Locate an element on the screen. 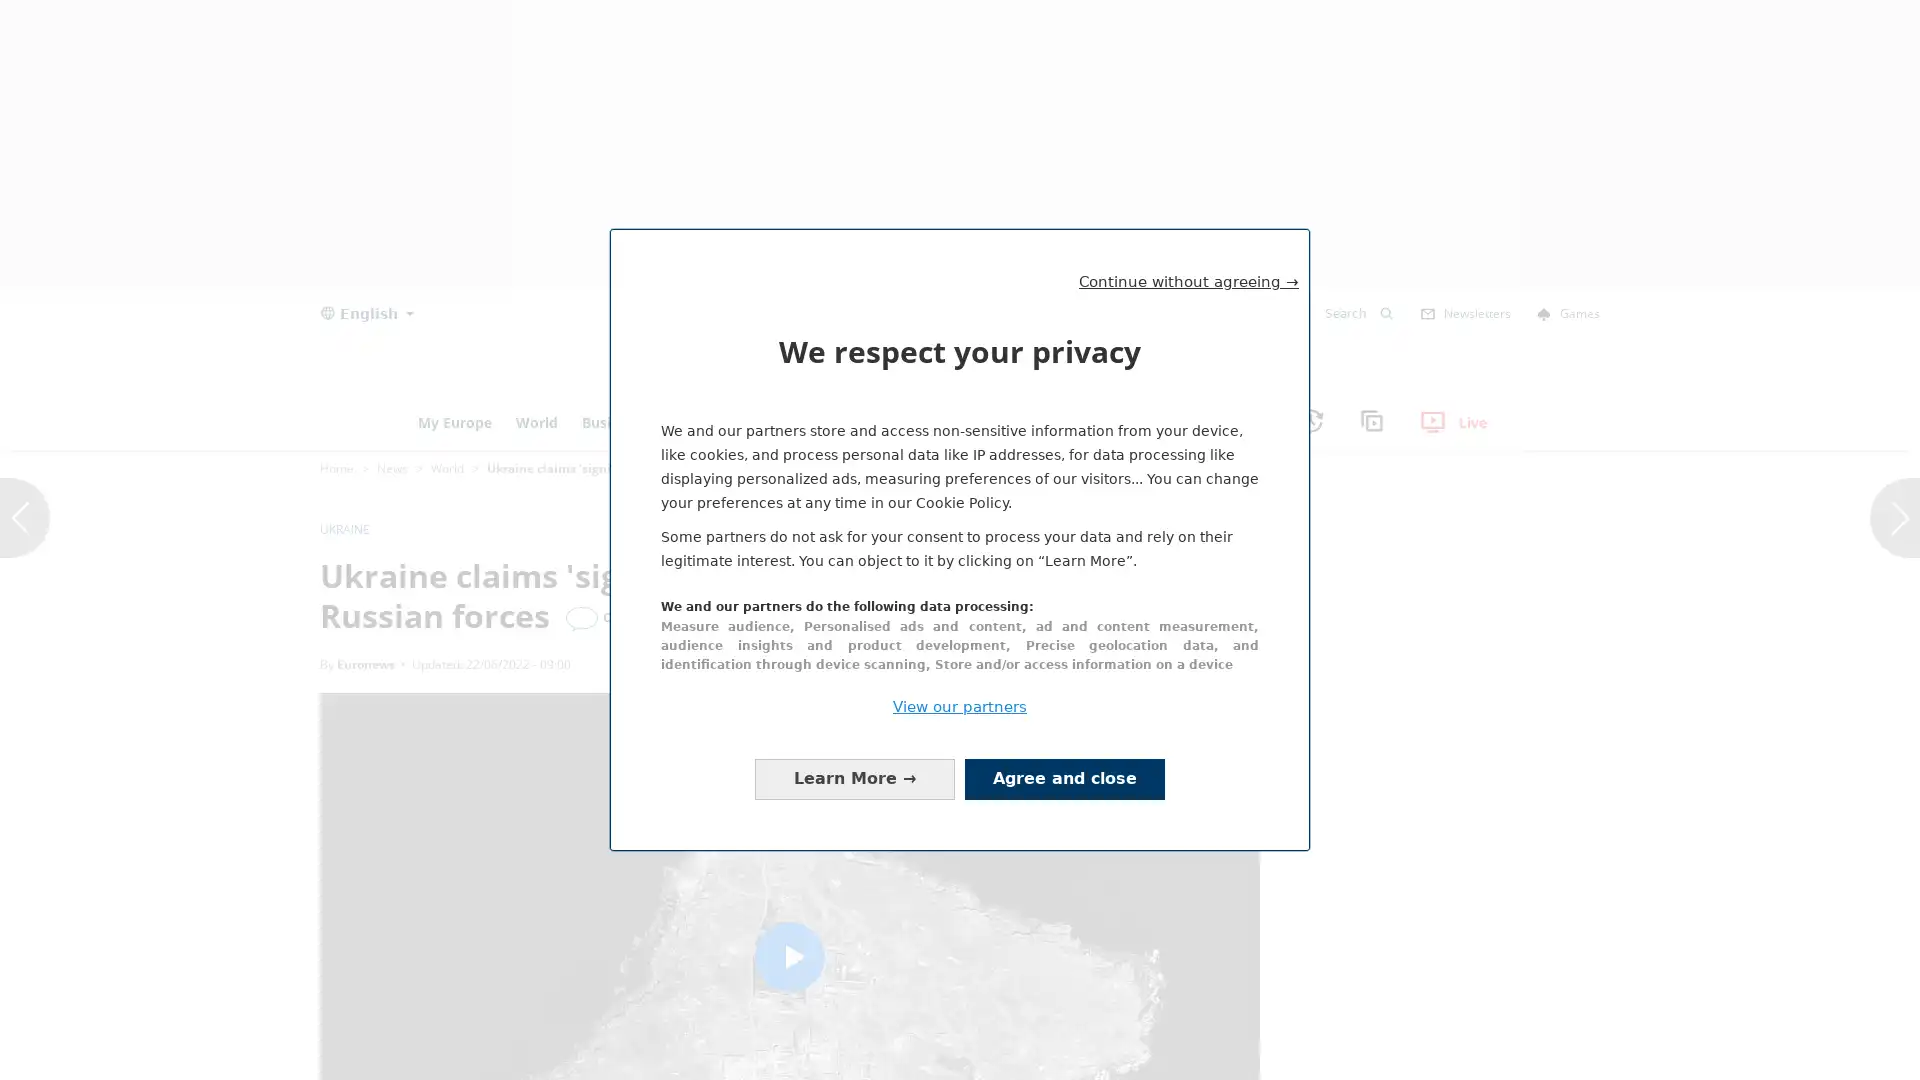 Image resolution: width=1920 pixels, height=1080 pixels. Play the video is located at coordinates (789, 955).